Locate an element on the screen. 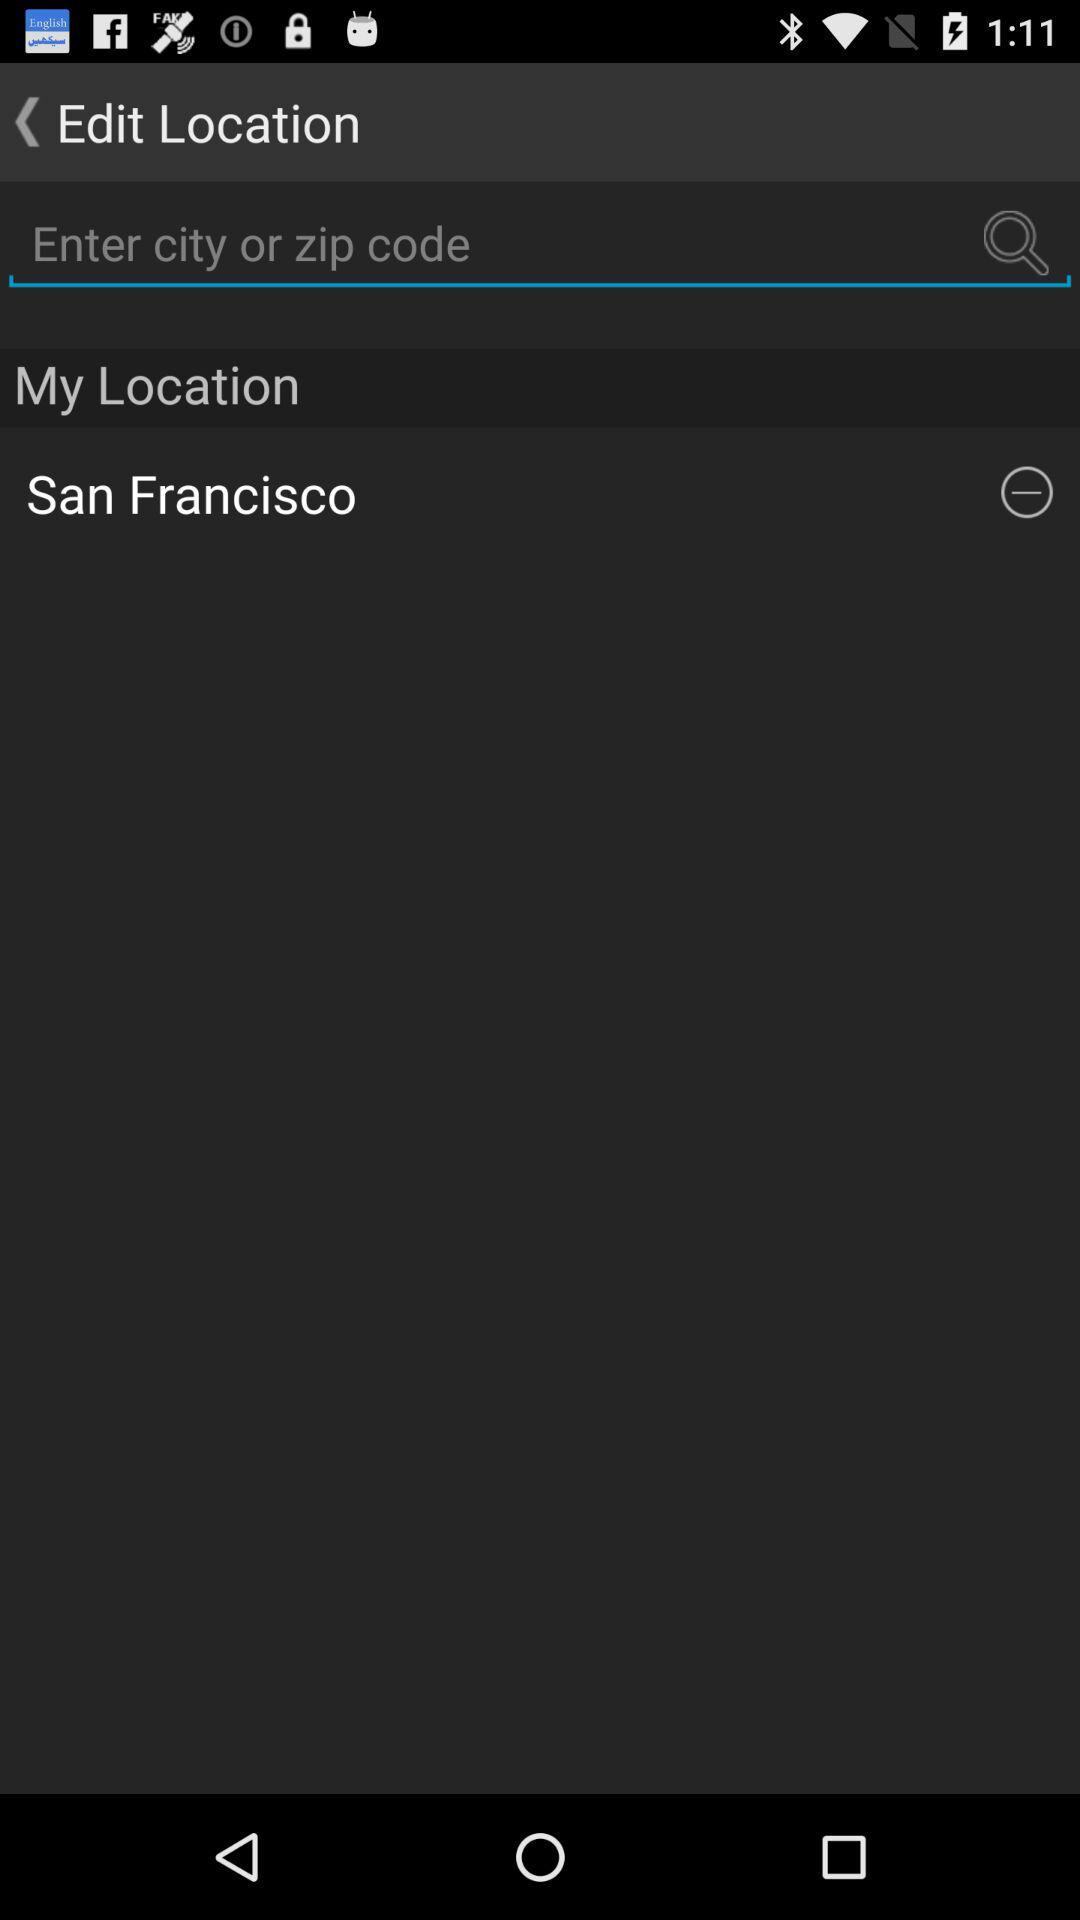 The width and height of the screenshot is (1080, 1920). edit location icon is located at coordinates (180, 120).